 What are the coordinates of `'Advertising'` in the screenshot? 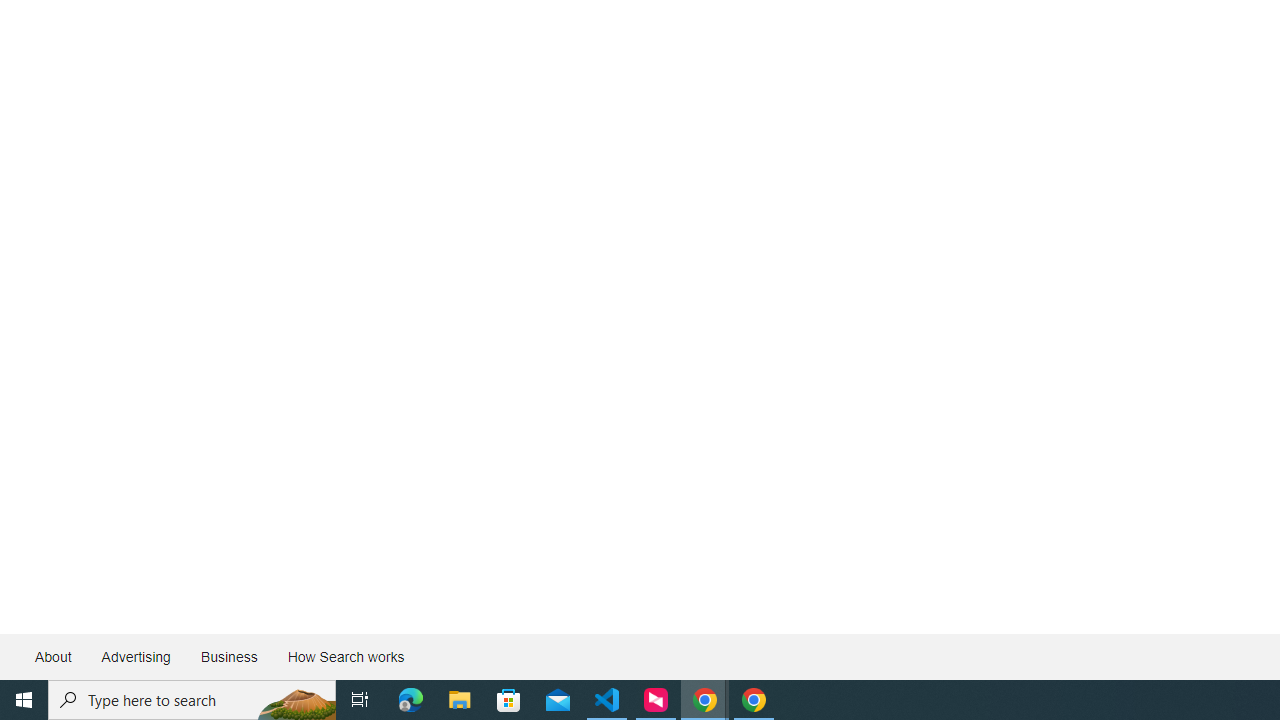 It's located at (134, 657).